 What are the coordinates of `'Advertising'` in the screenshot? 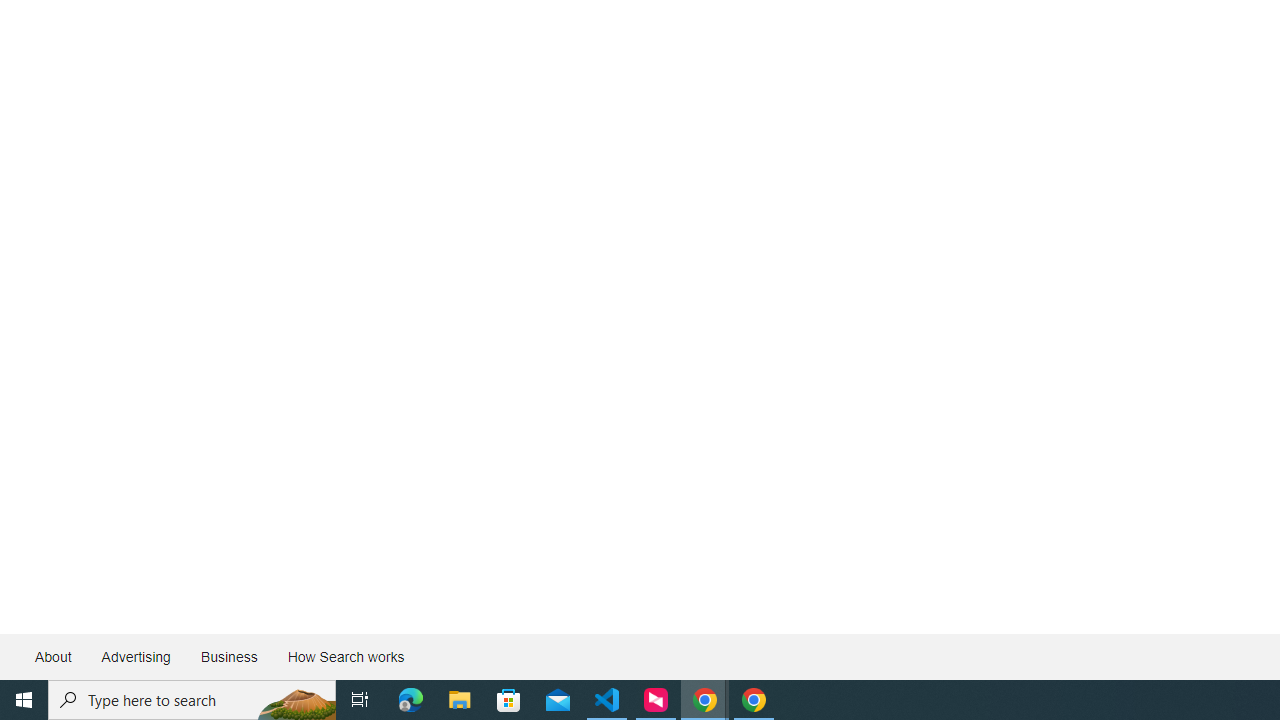 It's located at (134, 657).